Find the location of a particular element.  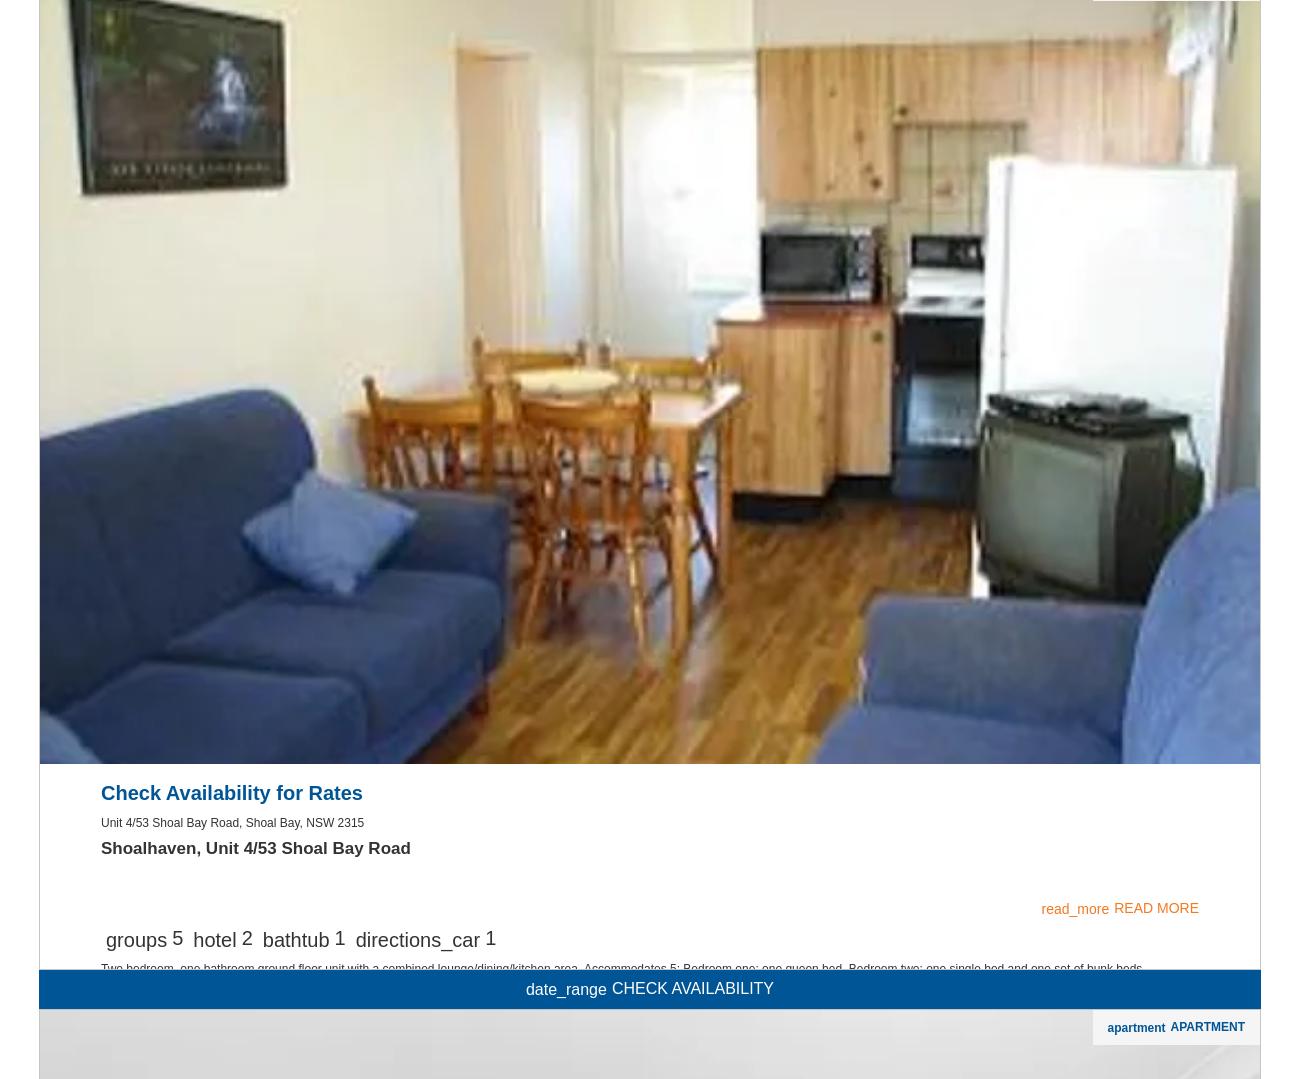

'ac_unit' is located at coordinates (649, 291).